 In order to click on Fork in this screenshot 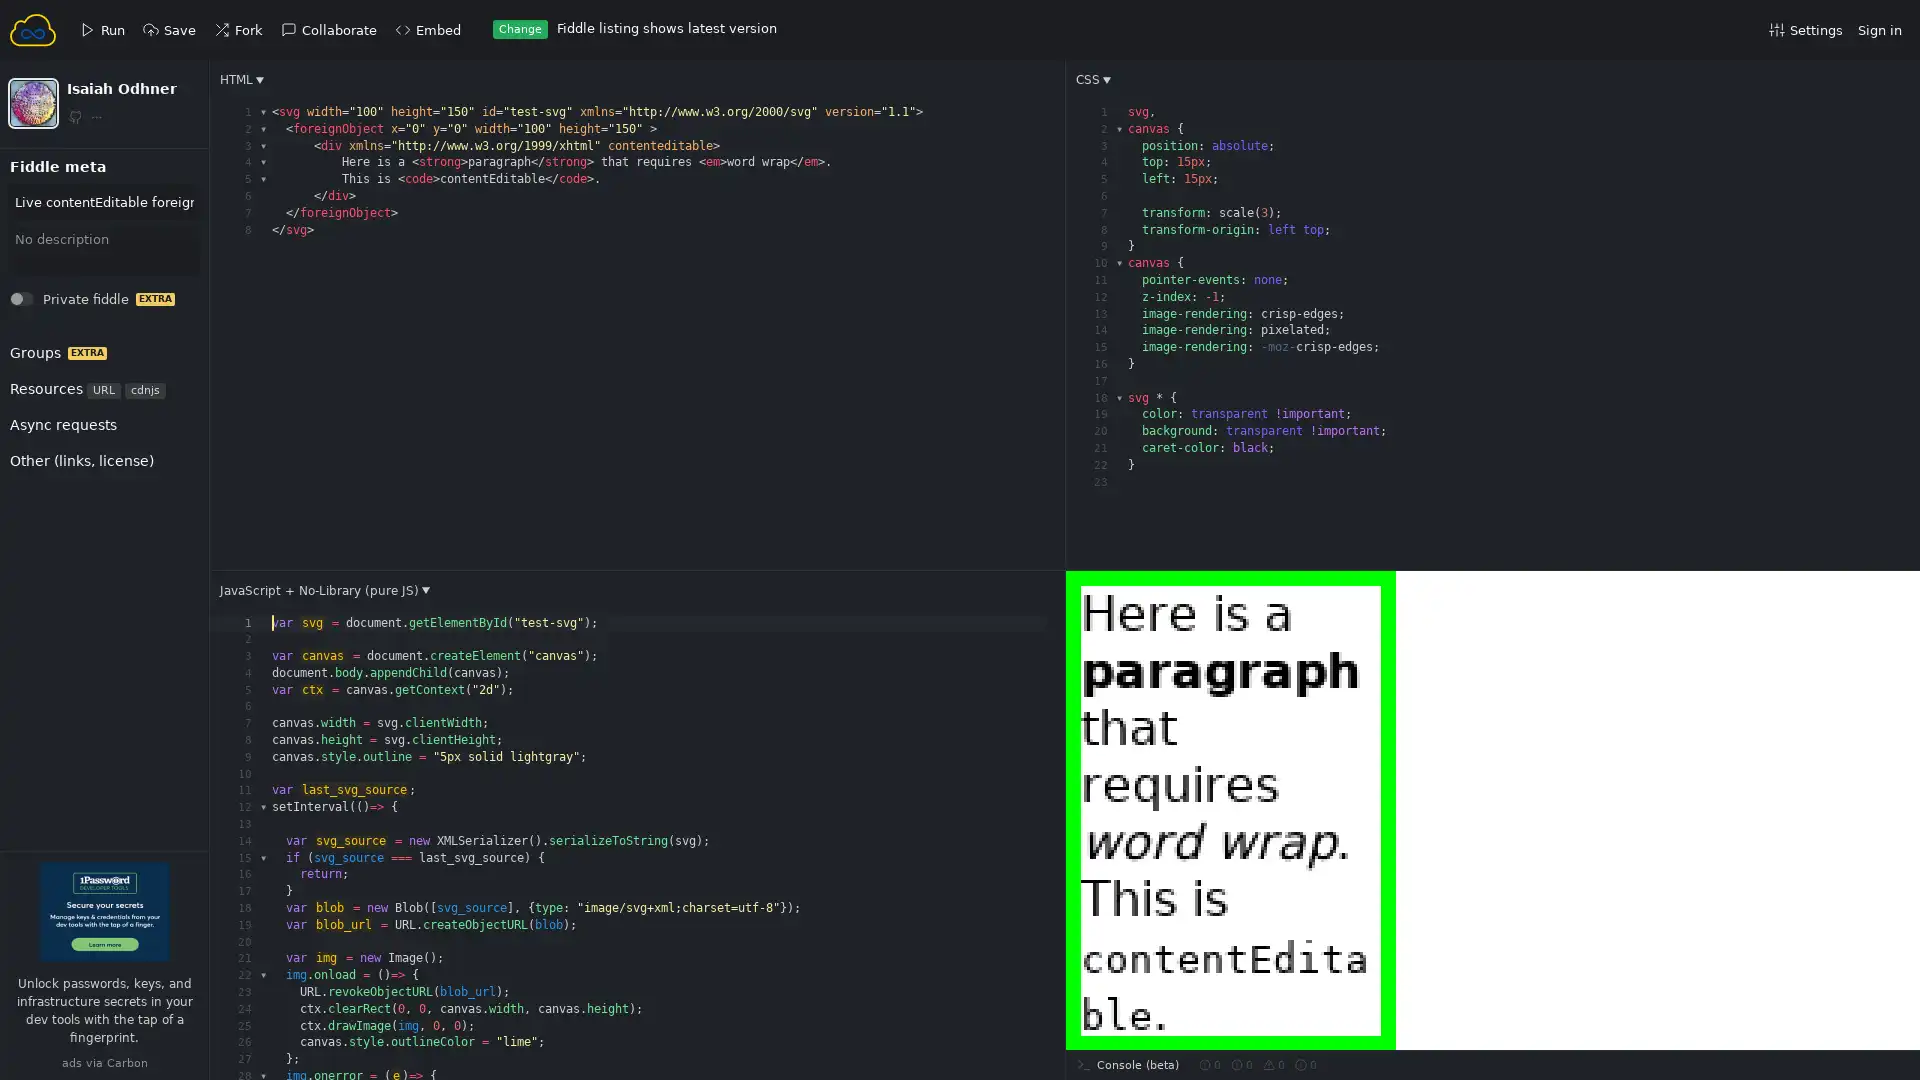, I will do `click(41, 215)`.